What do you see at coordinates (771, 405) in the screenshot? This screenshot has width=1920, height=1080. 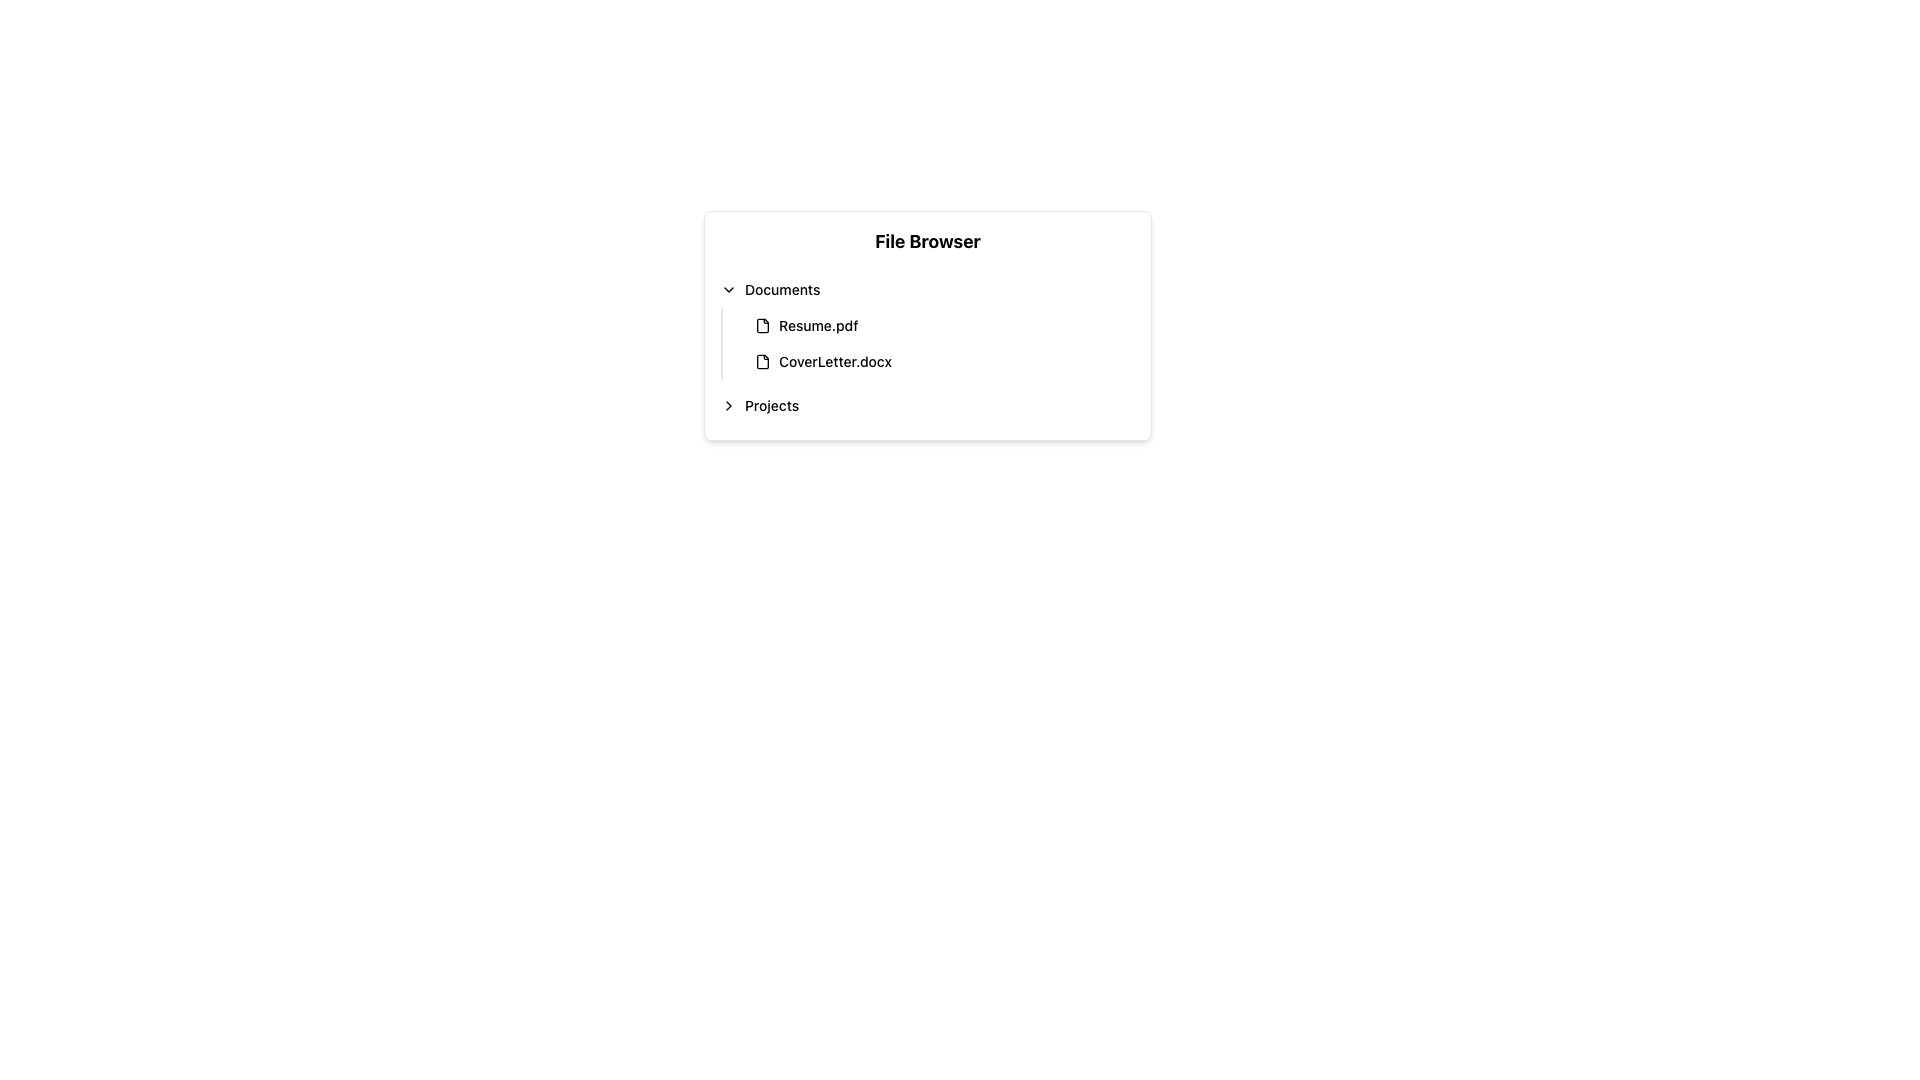 I see `the 'Projects' text label in the file browser, which indicates a category or directory and is positioned below the 'Documents' section, to the right of a chevron icon` at bounding box center [771, 405].